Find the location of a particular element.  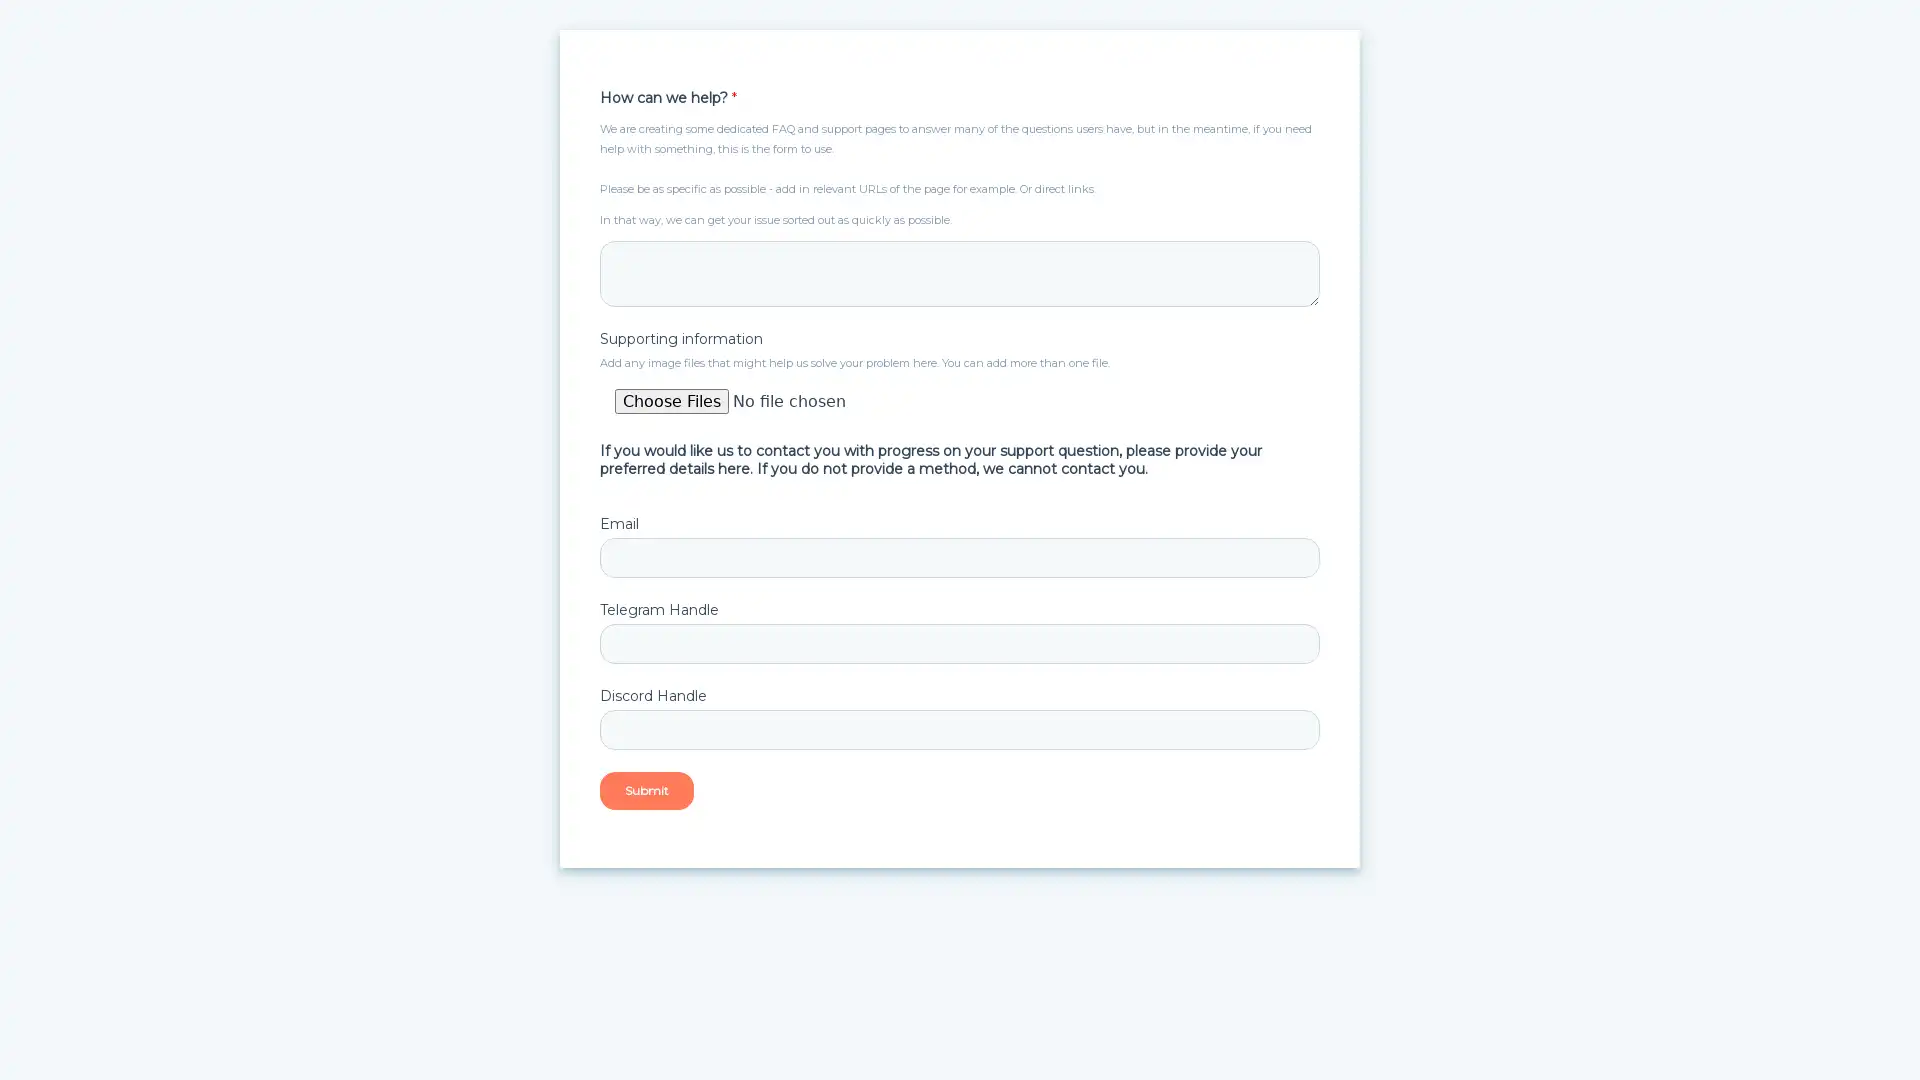

Choose Files is located at coordinates (672, 600).